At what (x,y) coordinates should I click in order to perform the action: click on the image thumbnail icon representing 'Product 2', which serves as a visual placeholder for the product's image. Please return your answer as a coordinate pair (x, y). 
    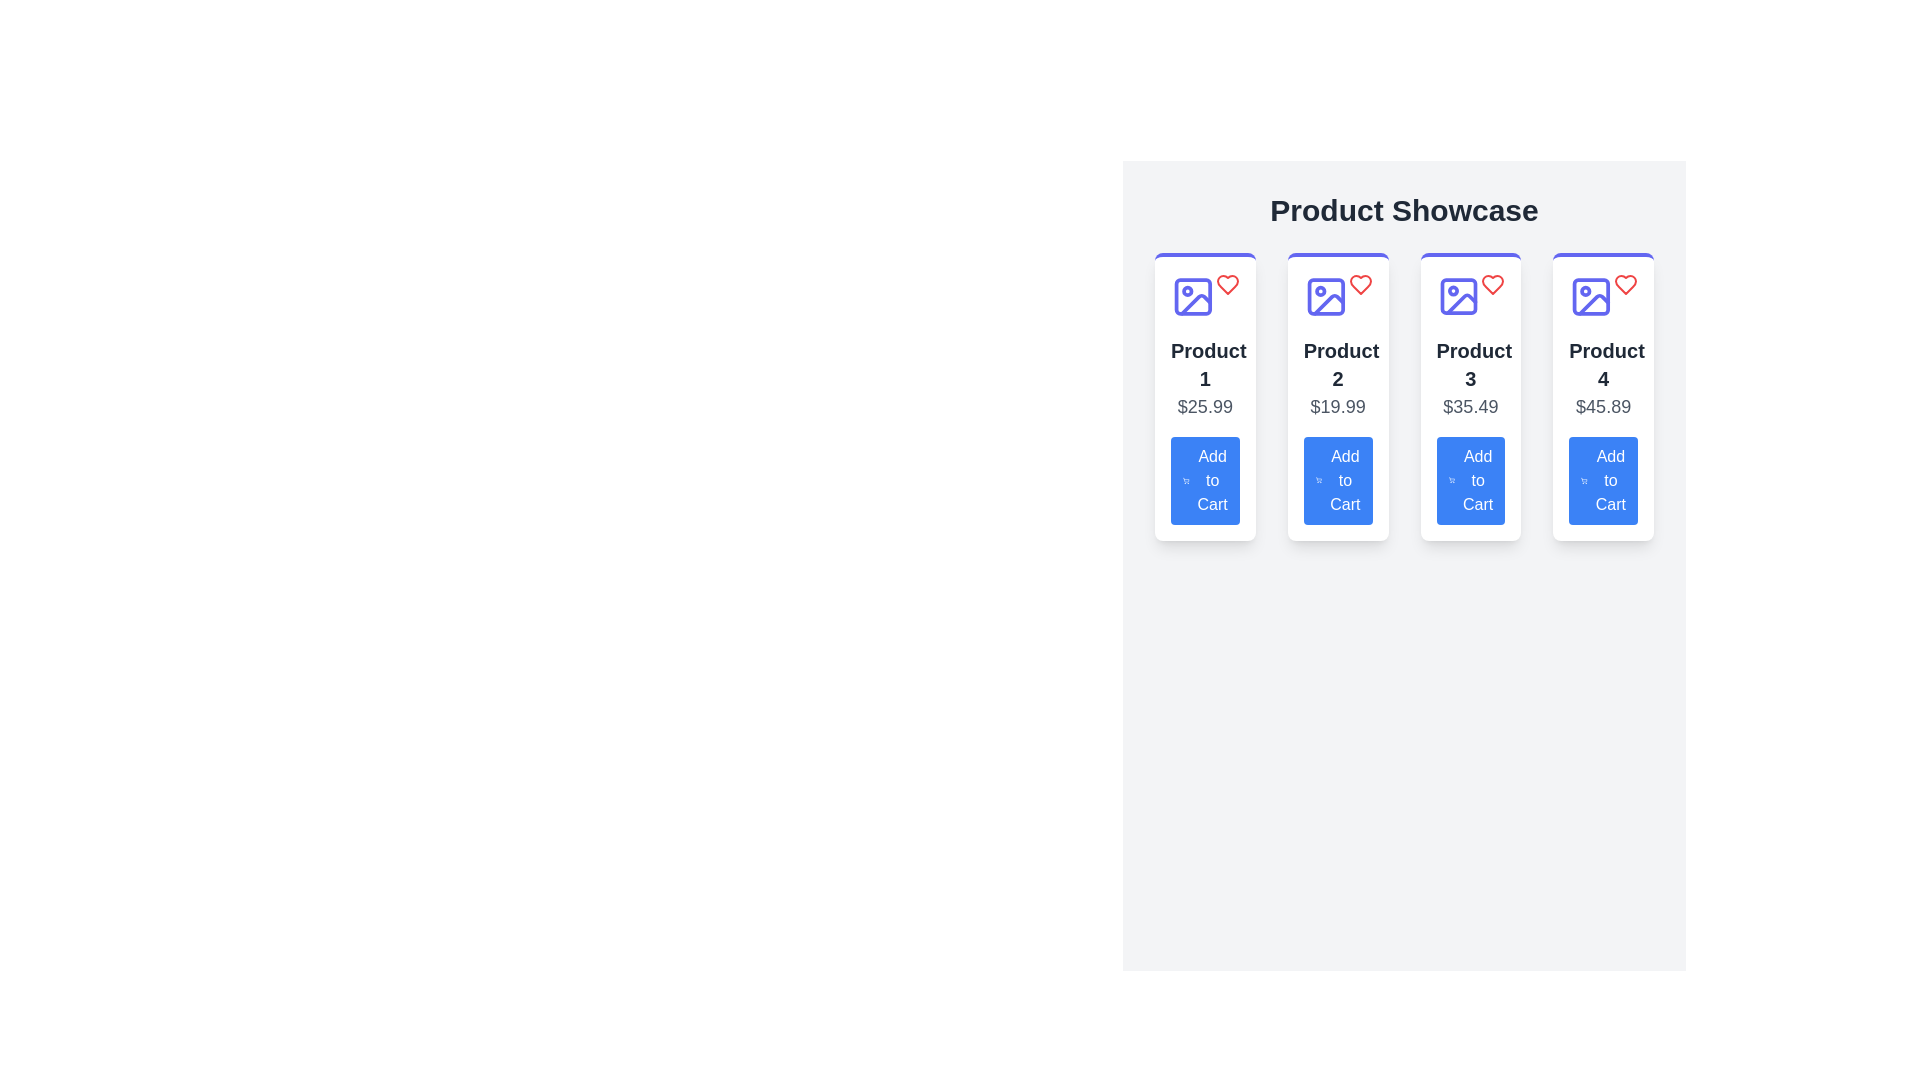
    Looking at the image, I should click on (1326, 297).